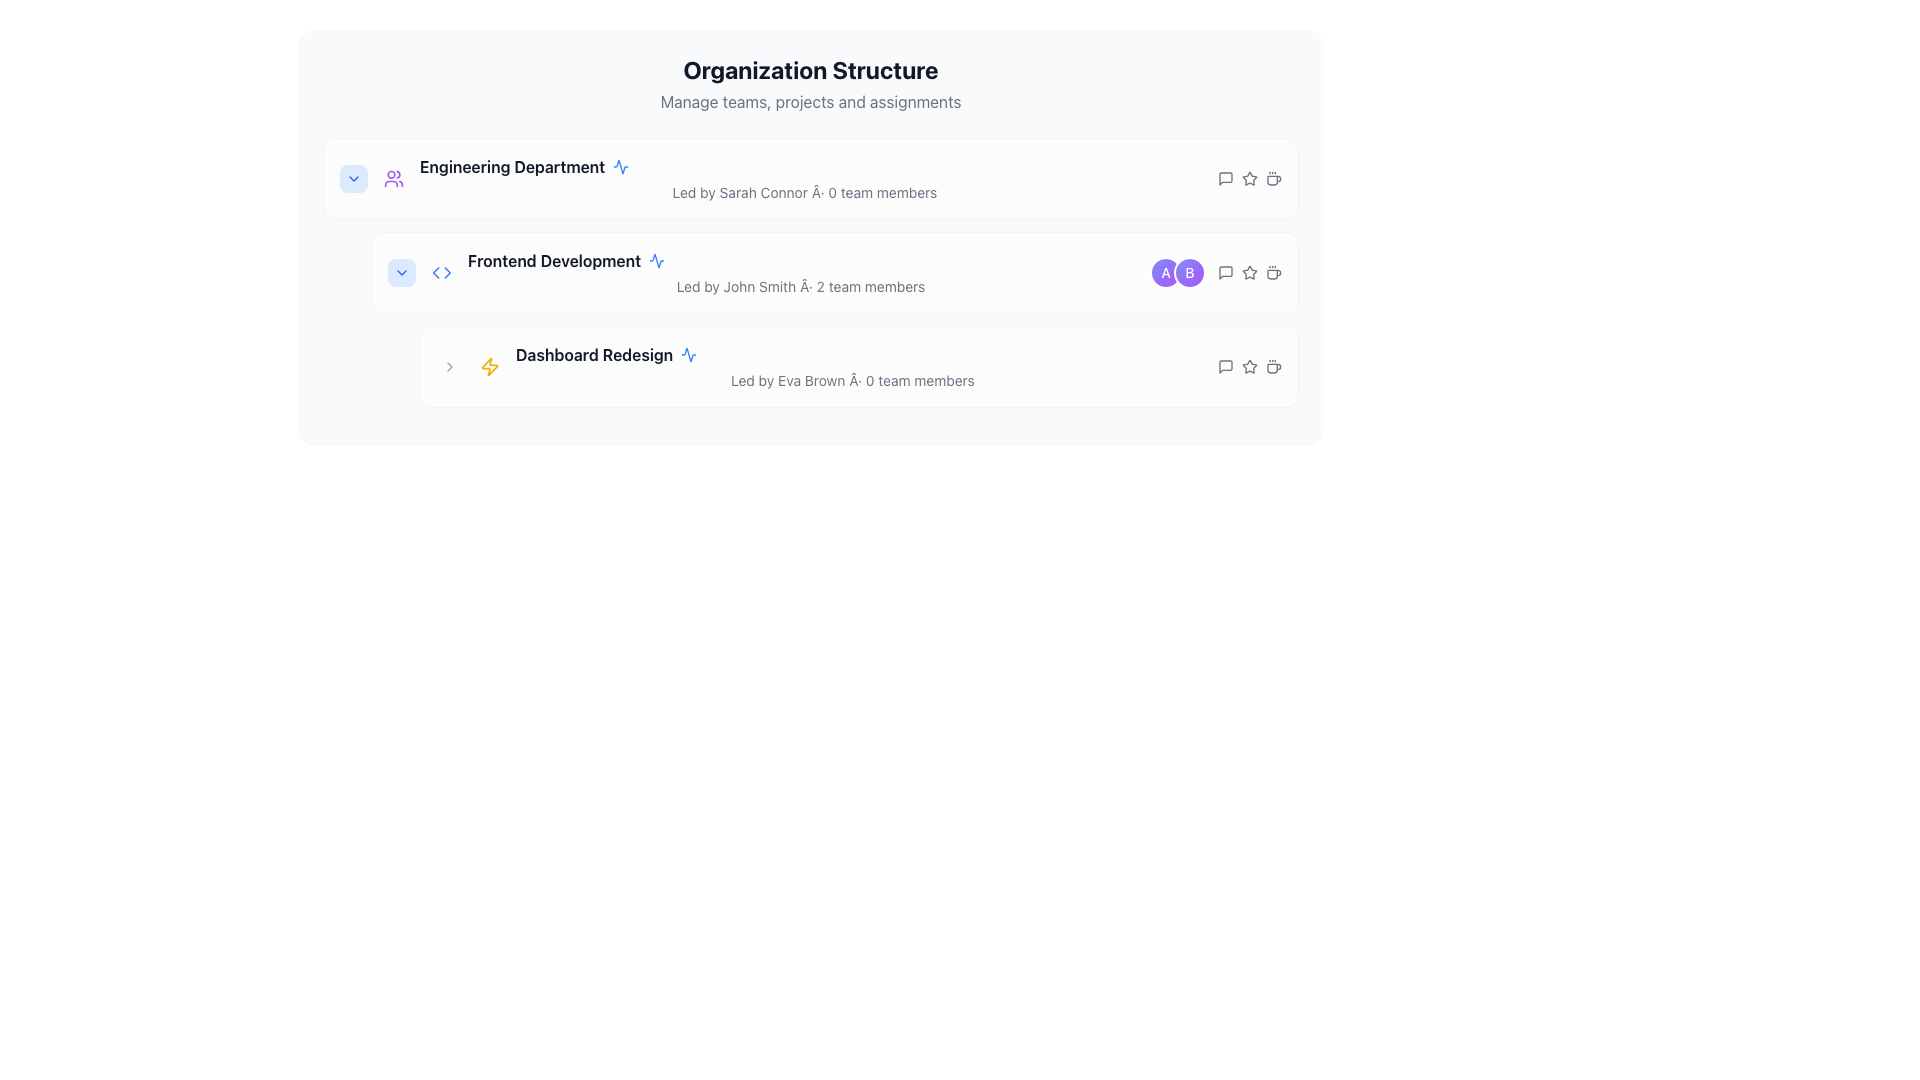 Image resolution: width=1920 pixels, height=1080 pixels. What do you see at coordinates (1242, 177) in the screenshot?
I see `the star-shaped icon button to favorite the 'Engineering Department' entry, which is the third icon in a sequence aligned to the right of the row, positioned between the chat bubble and coffee cup icons` at bounding box center [1242, 177].